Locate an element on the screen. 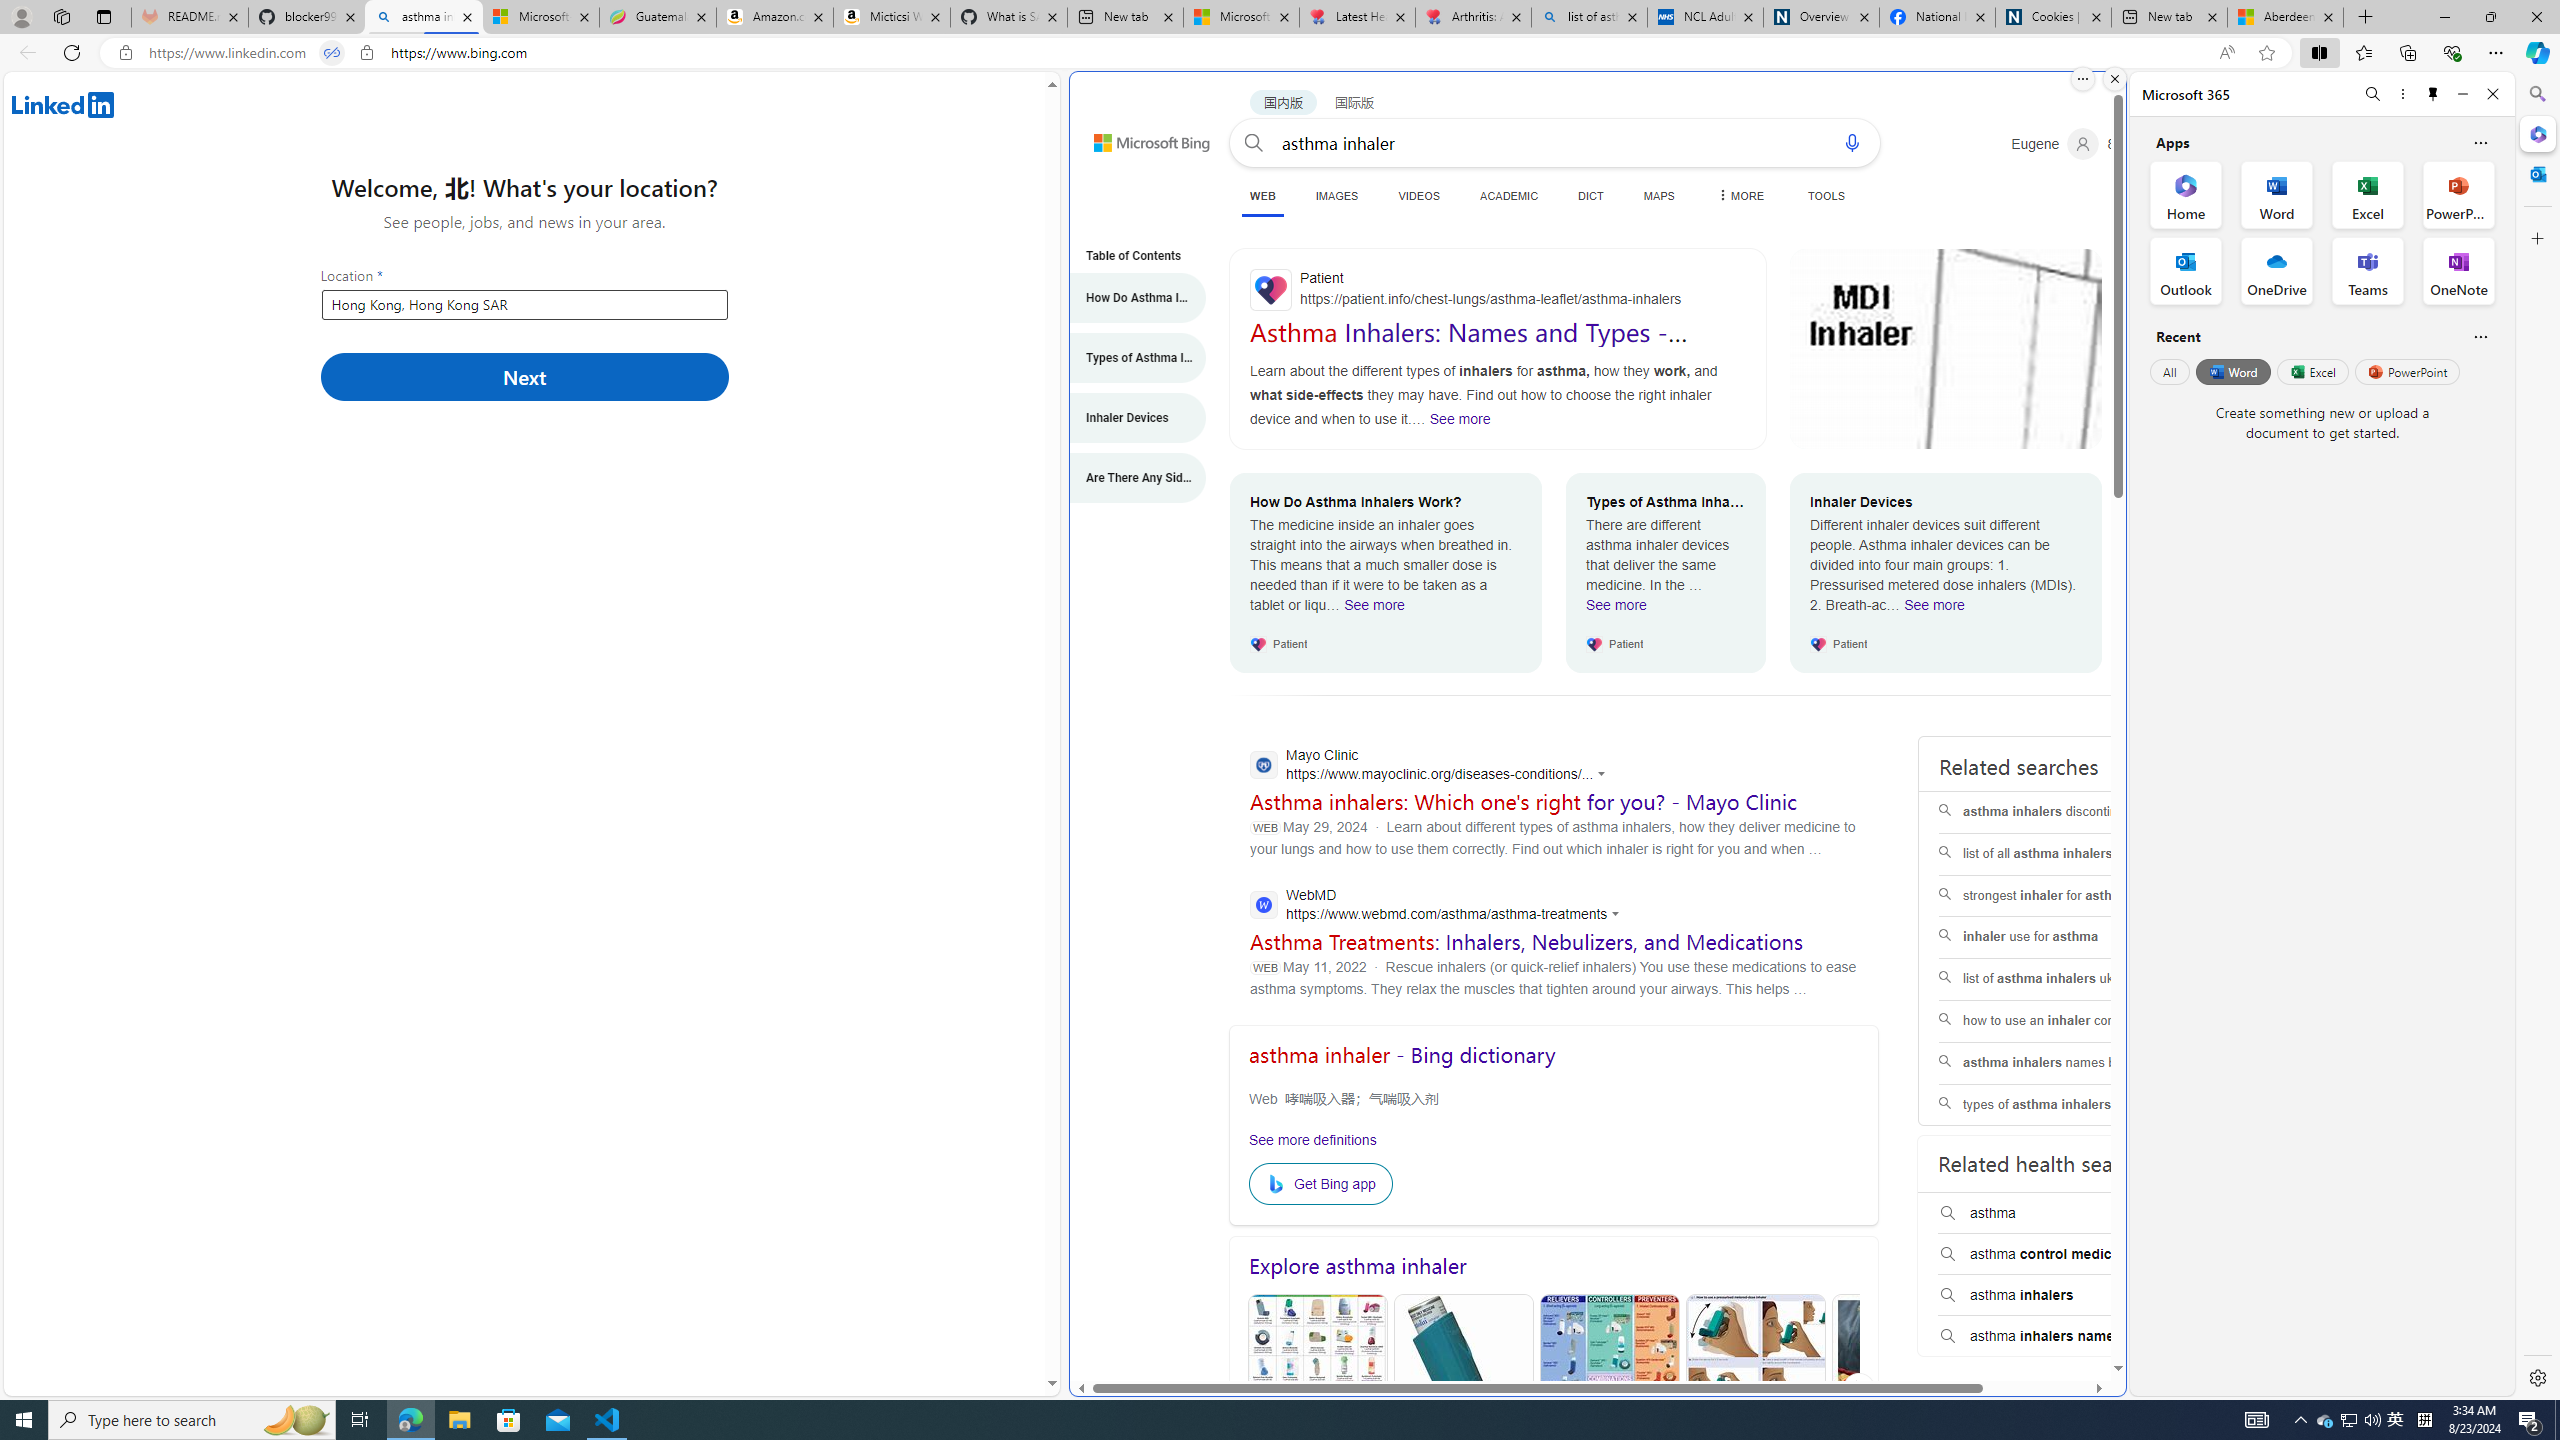  'Excel' is located at coordinates (2311, 371).